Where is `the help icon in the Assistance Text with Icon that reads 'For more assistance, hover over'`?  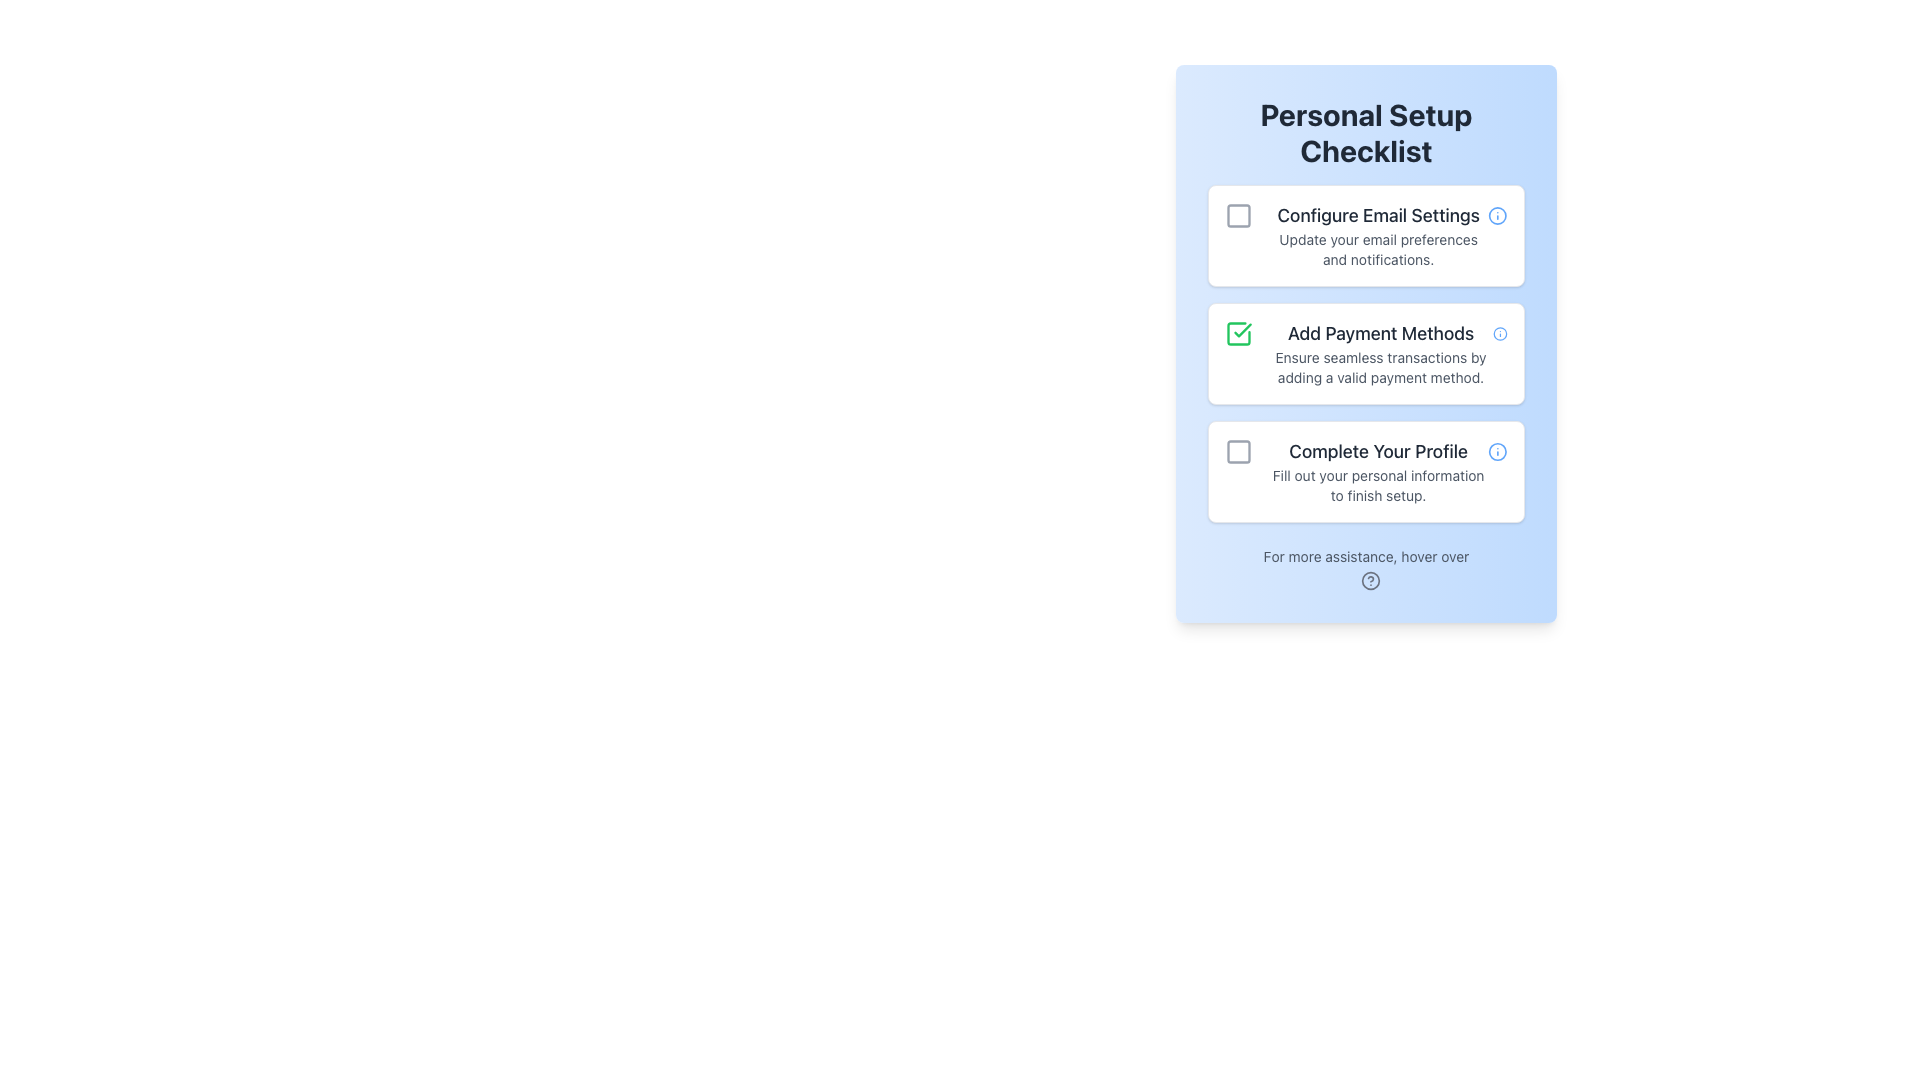 the help icon in the Assistance Text with Icon that reads 'For more assistance, hover over' is located at coordinates (1365, 569).